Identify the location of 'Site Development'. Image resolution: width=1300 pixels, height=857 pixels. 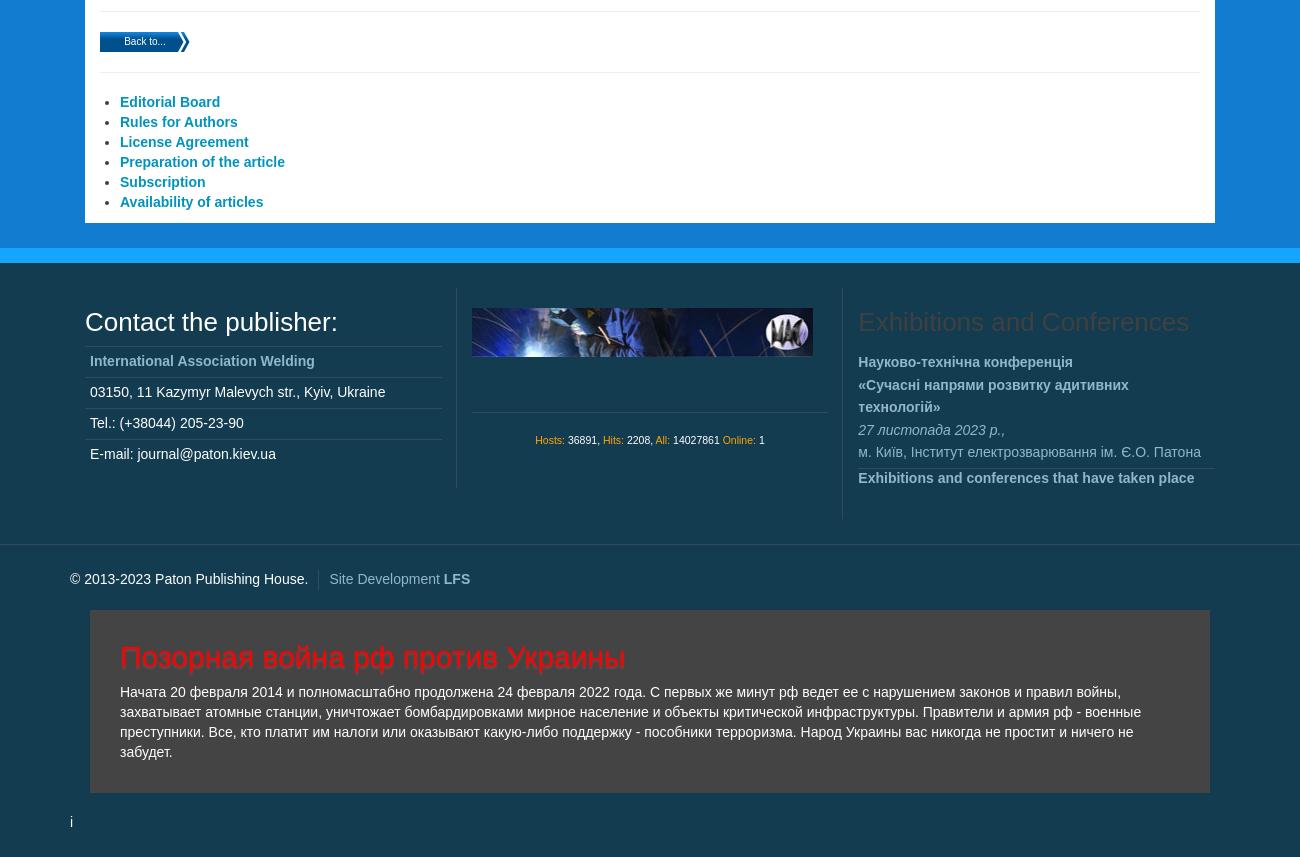
(328, 578).